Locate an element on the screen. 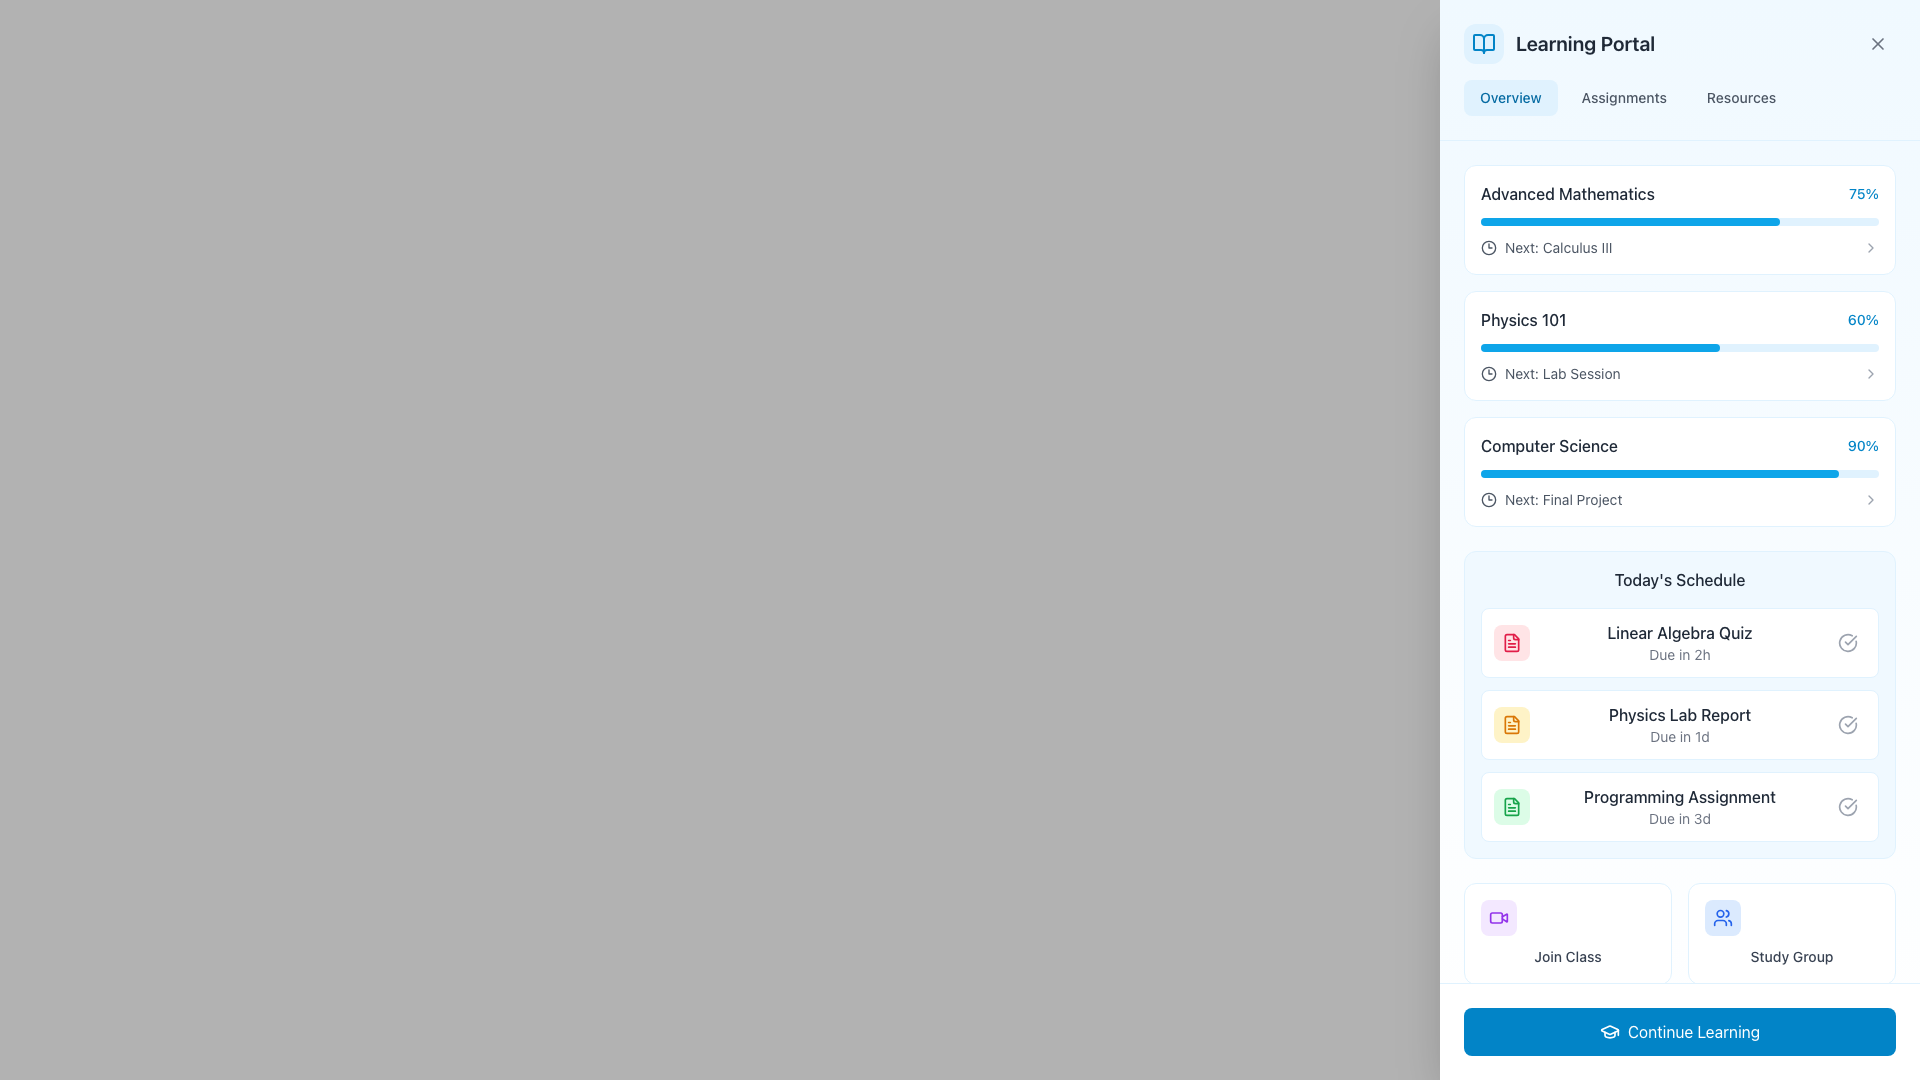 This screenshot has height=1080, width=1920. the 'Linear Algebra Quiz' informational card is located at coordinates (1680, 643).